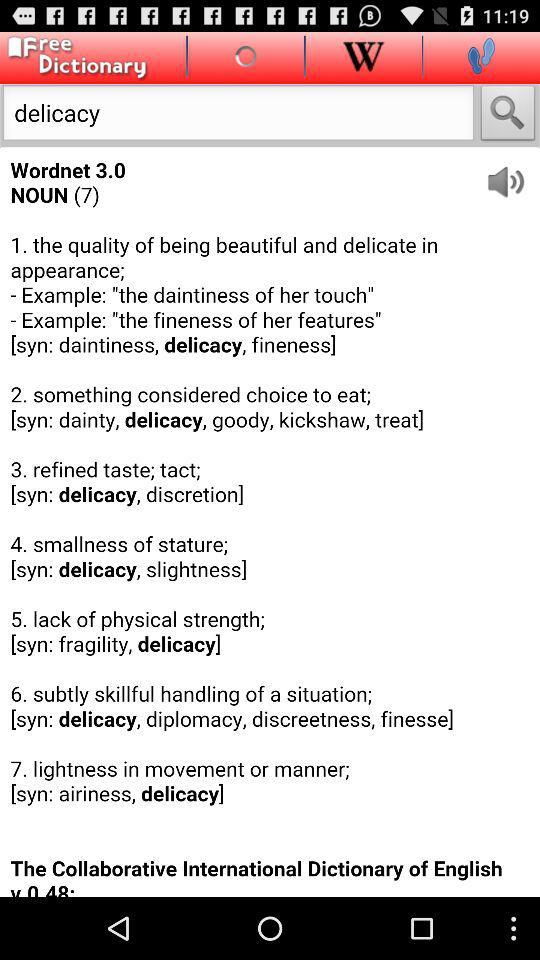  I want to click on the option, so click(508, 115).